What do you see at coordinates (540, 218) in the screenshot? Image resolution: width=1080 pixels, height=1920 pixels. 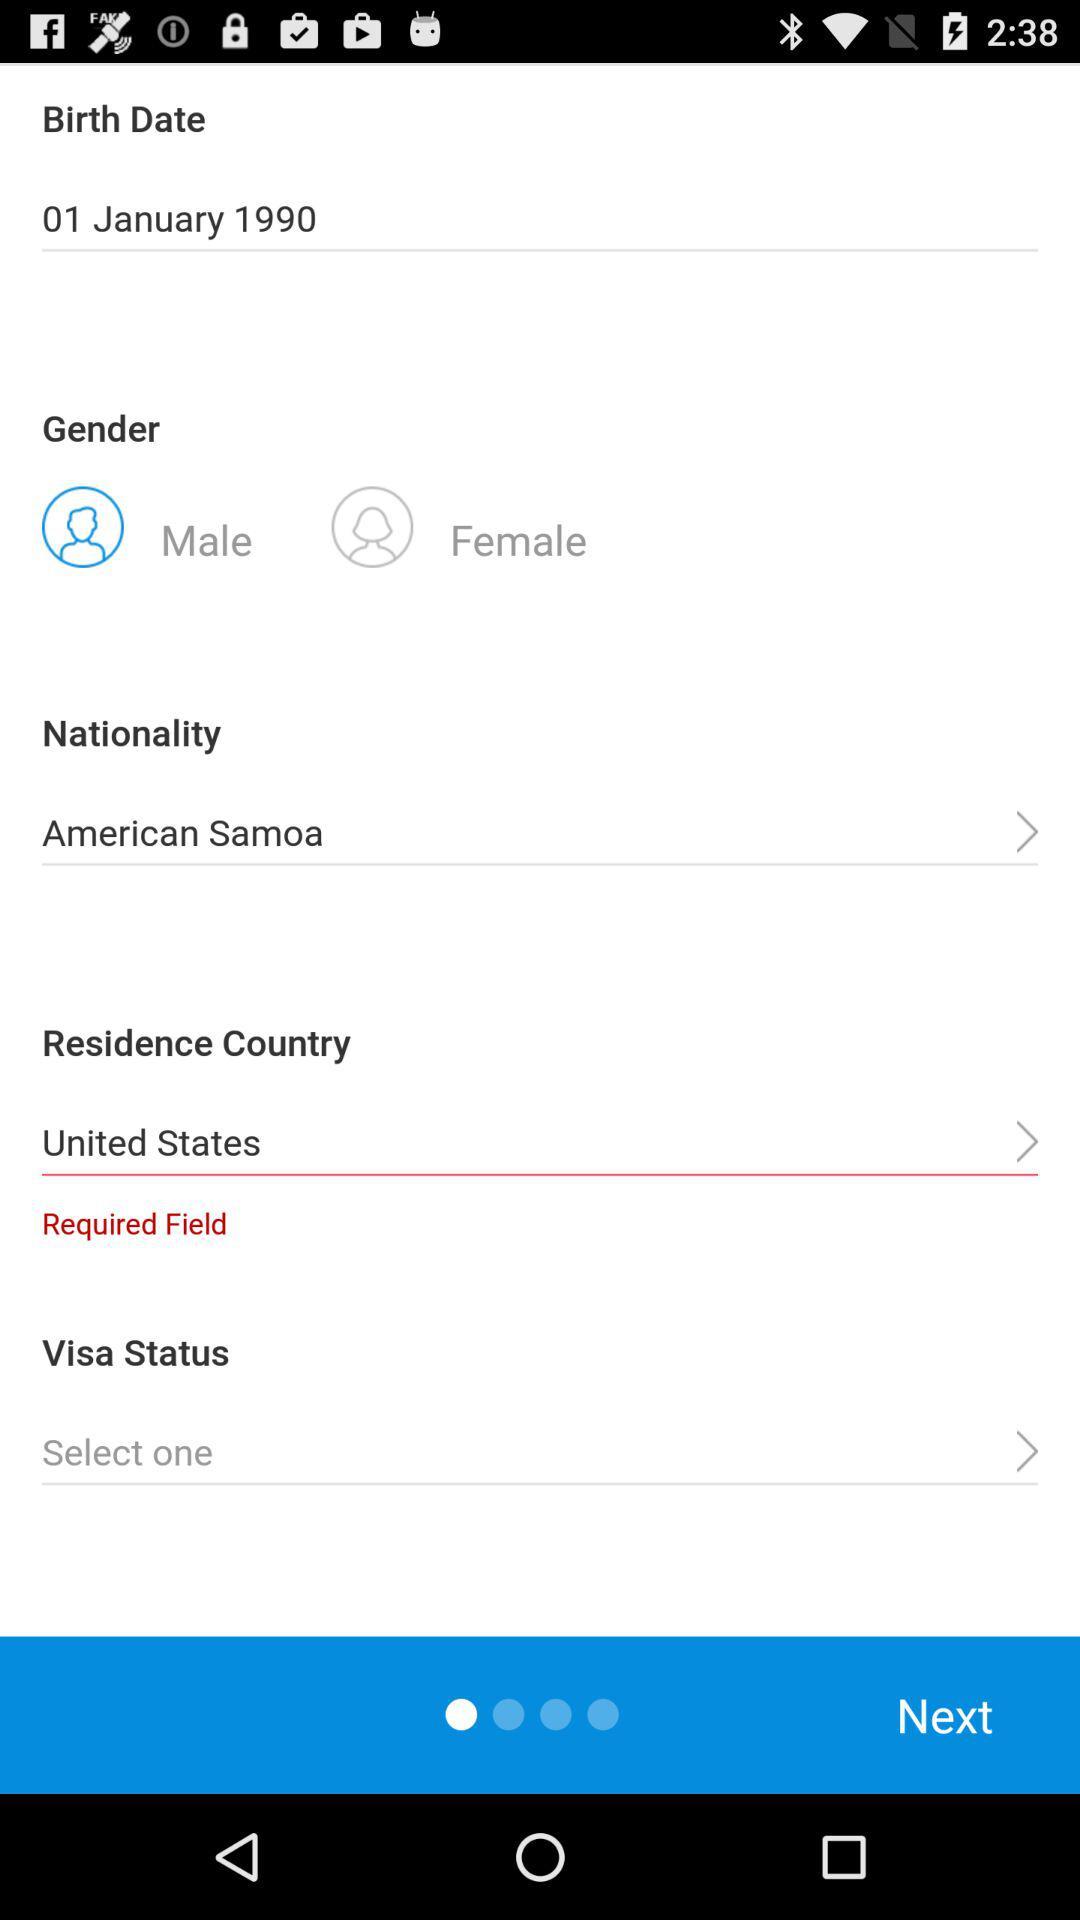 I see `the app below birth date item` at bounding box center [540, 218].